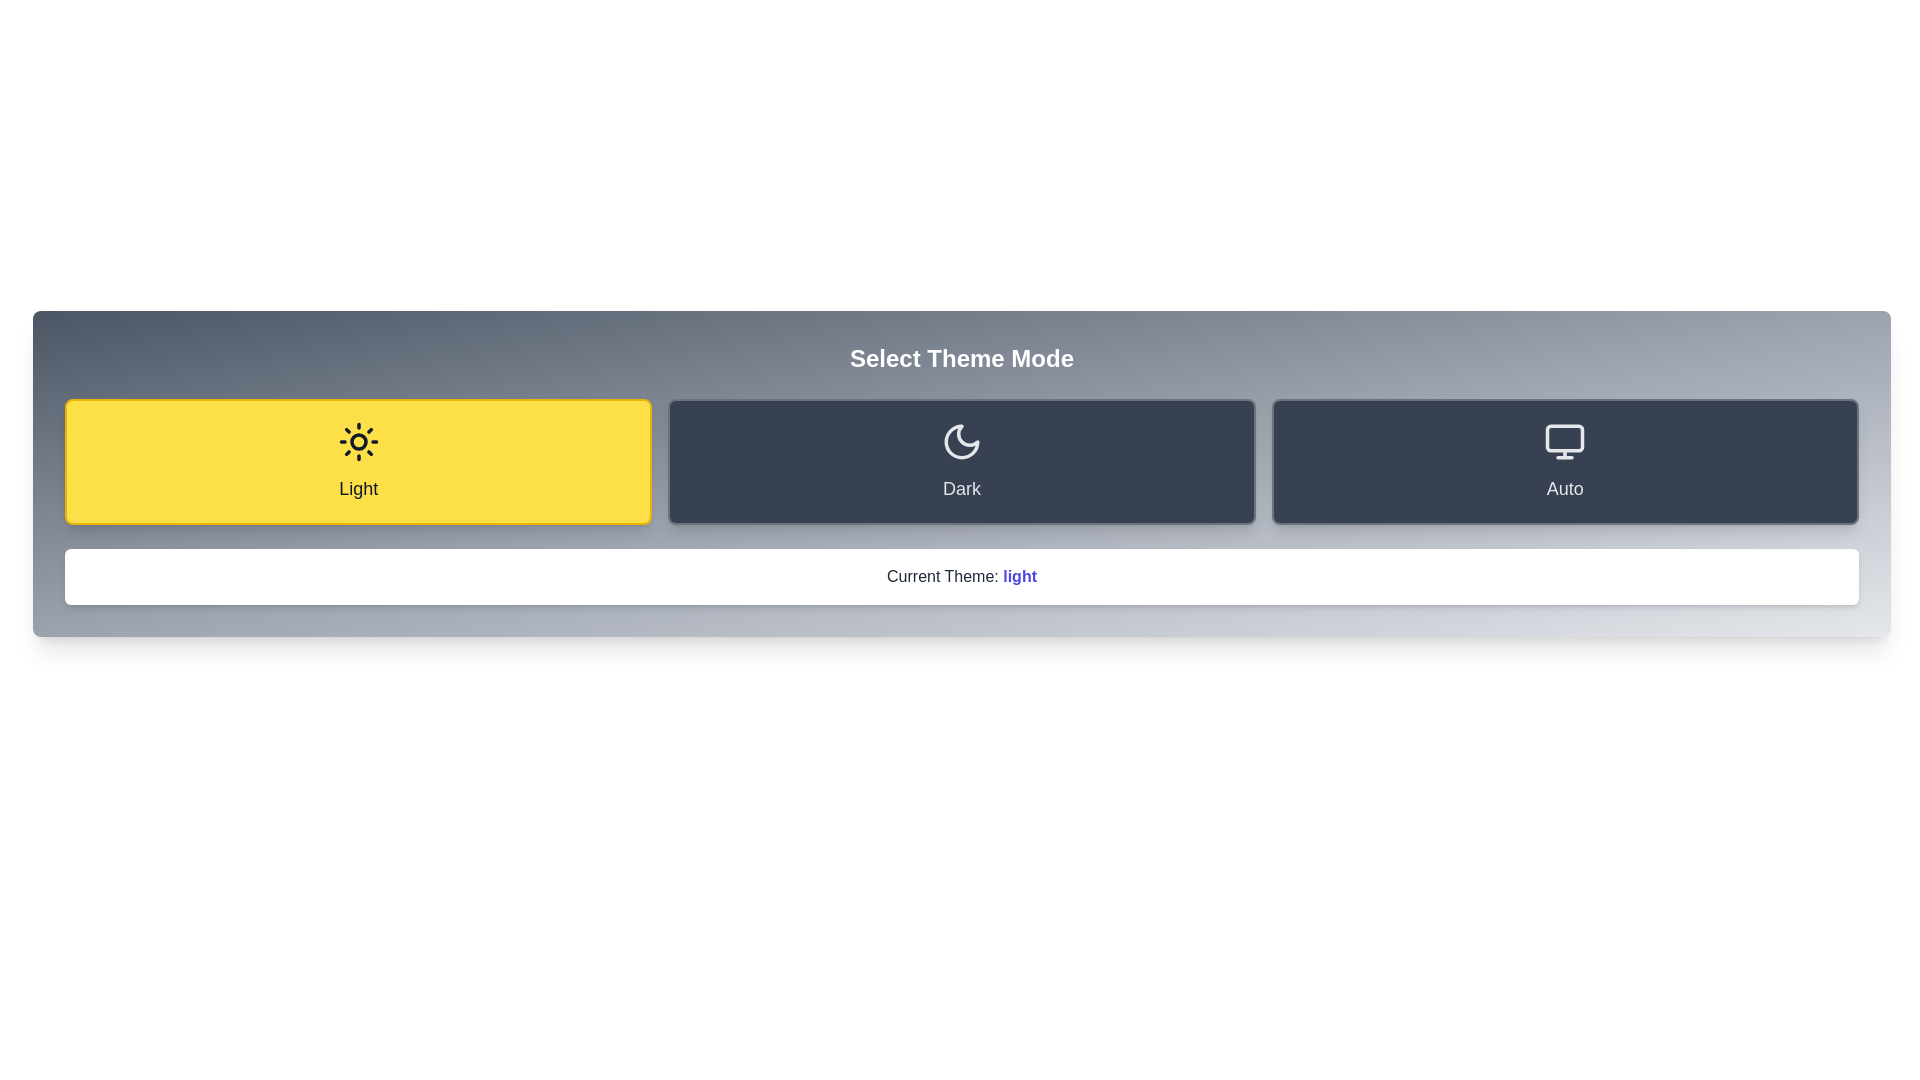  What do you see at coordinates (961, 441) in the screenshot?
I see `the crescent moon icon located in the dark rectangular background, which is centered between the 'Light' and 'Auto' sections` at bounding box center [961, 441].